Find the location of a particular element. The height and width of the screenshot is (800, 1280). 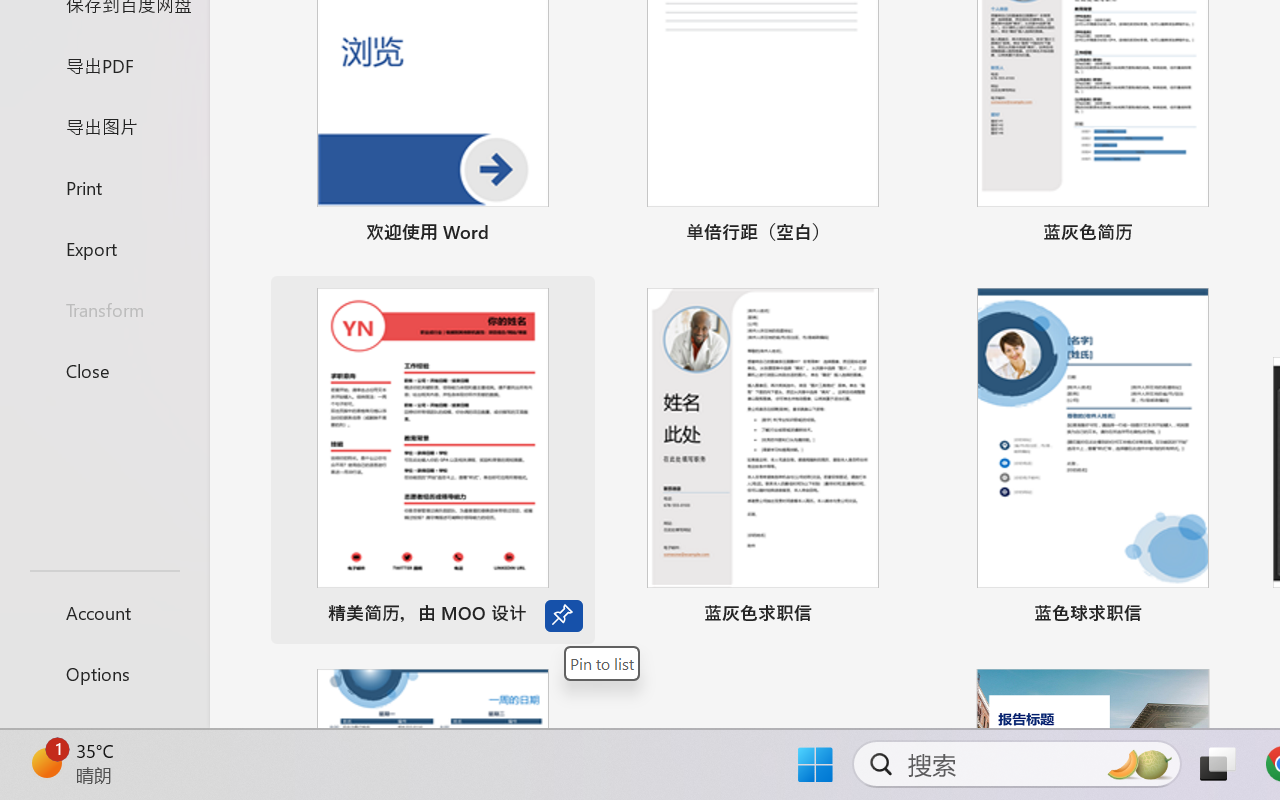

'Transform' is located at coordinates (103, 308).